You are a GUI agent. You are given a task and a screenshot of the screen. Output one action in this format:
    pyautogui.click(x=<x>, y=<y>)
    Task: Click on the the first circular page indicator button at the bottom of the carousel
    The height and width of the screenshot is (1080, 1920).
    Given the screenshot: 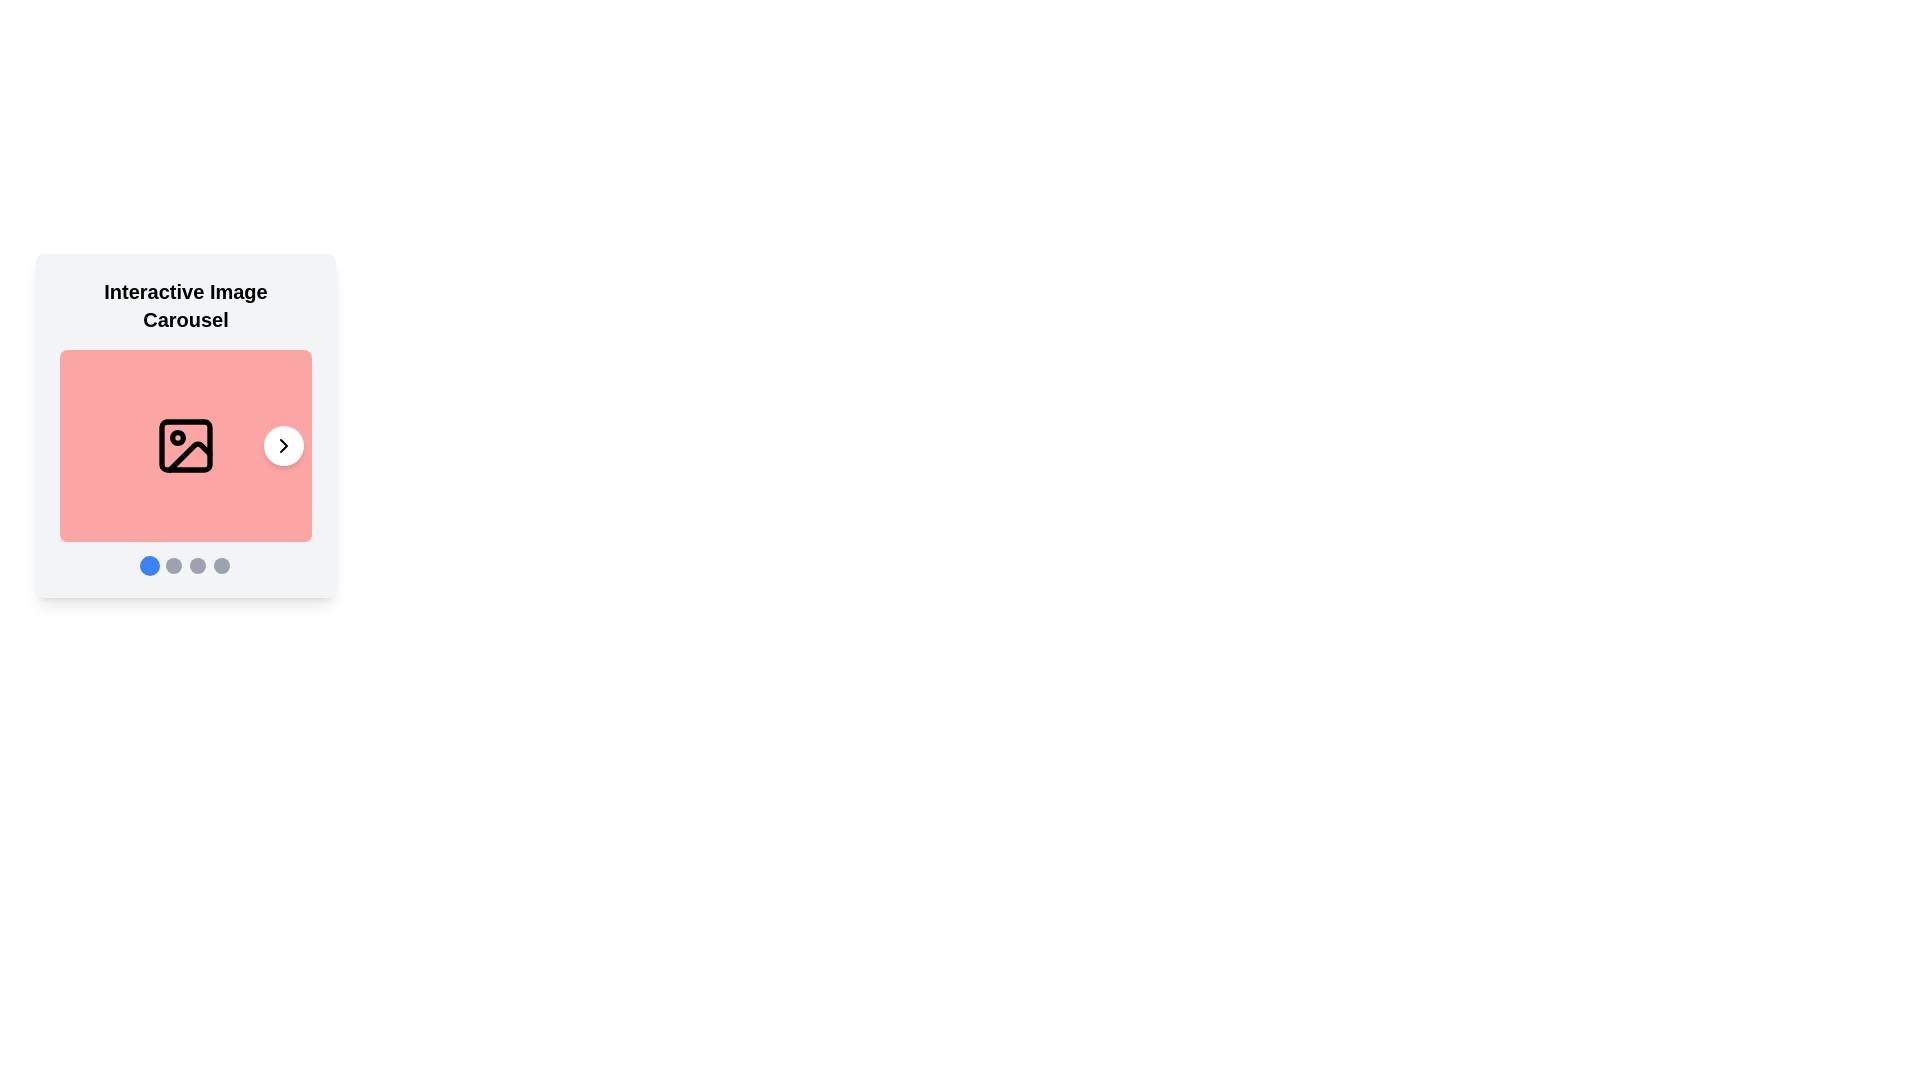 What is the action you would take?
    pyautogui.click(x=148, y=566)
    